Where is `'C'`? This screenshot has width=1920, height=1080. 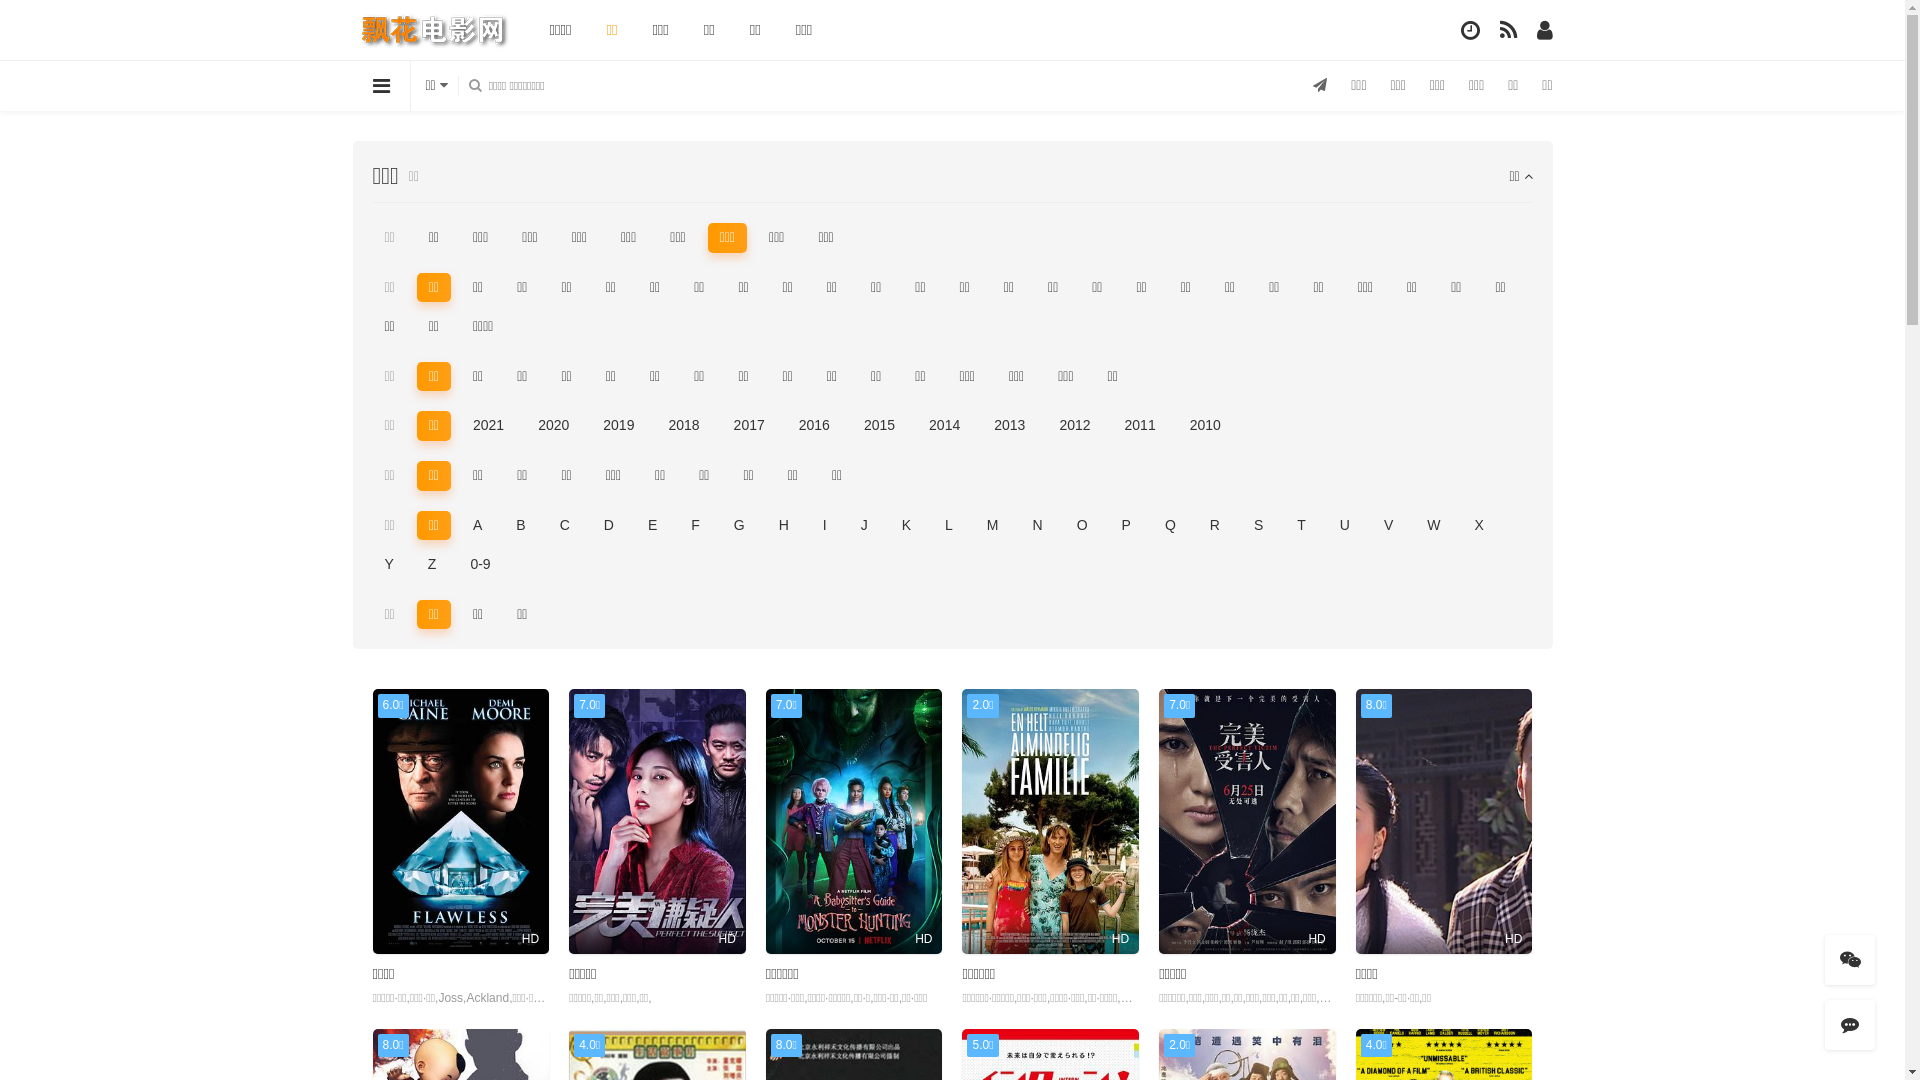 'C' is located at coordinates (564, 524).